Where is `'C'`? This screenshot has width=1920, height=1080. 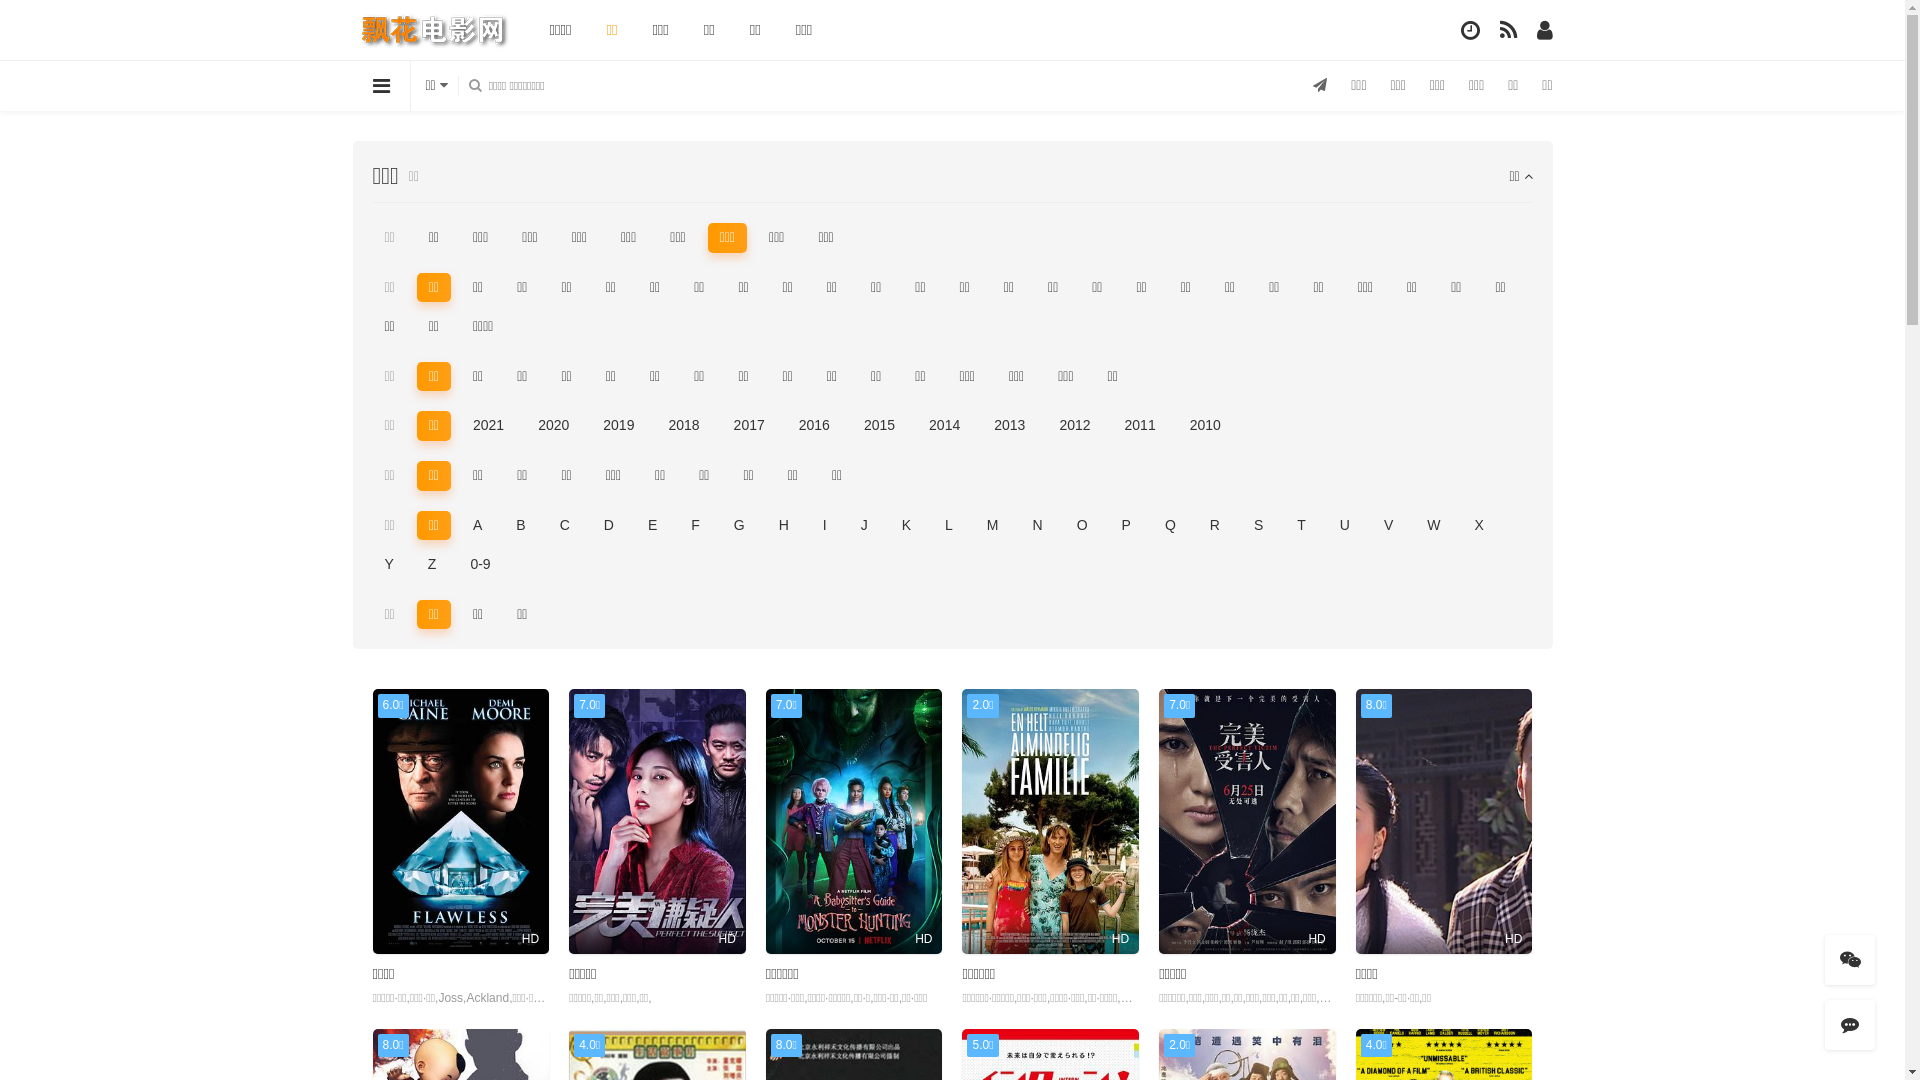 'C' is located at coordinates (564, 524).